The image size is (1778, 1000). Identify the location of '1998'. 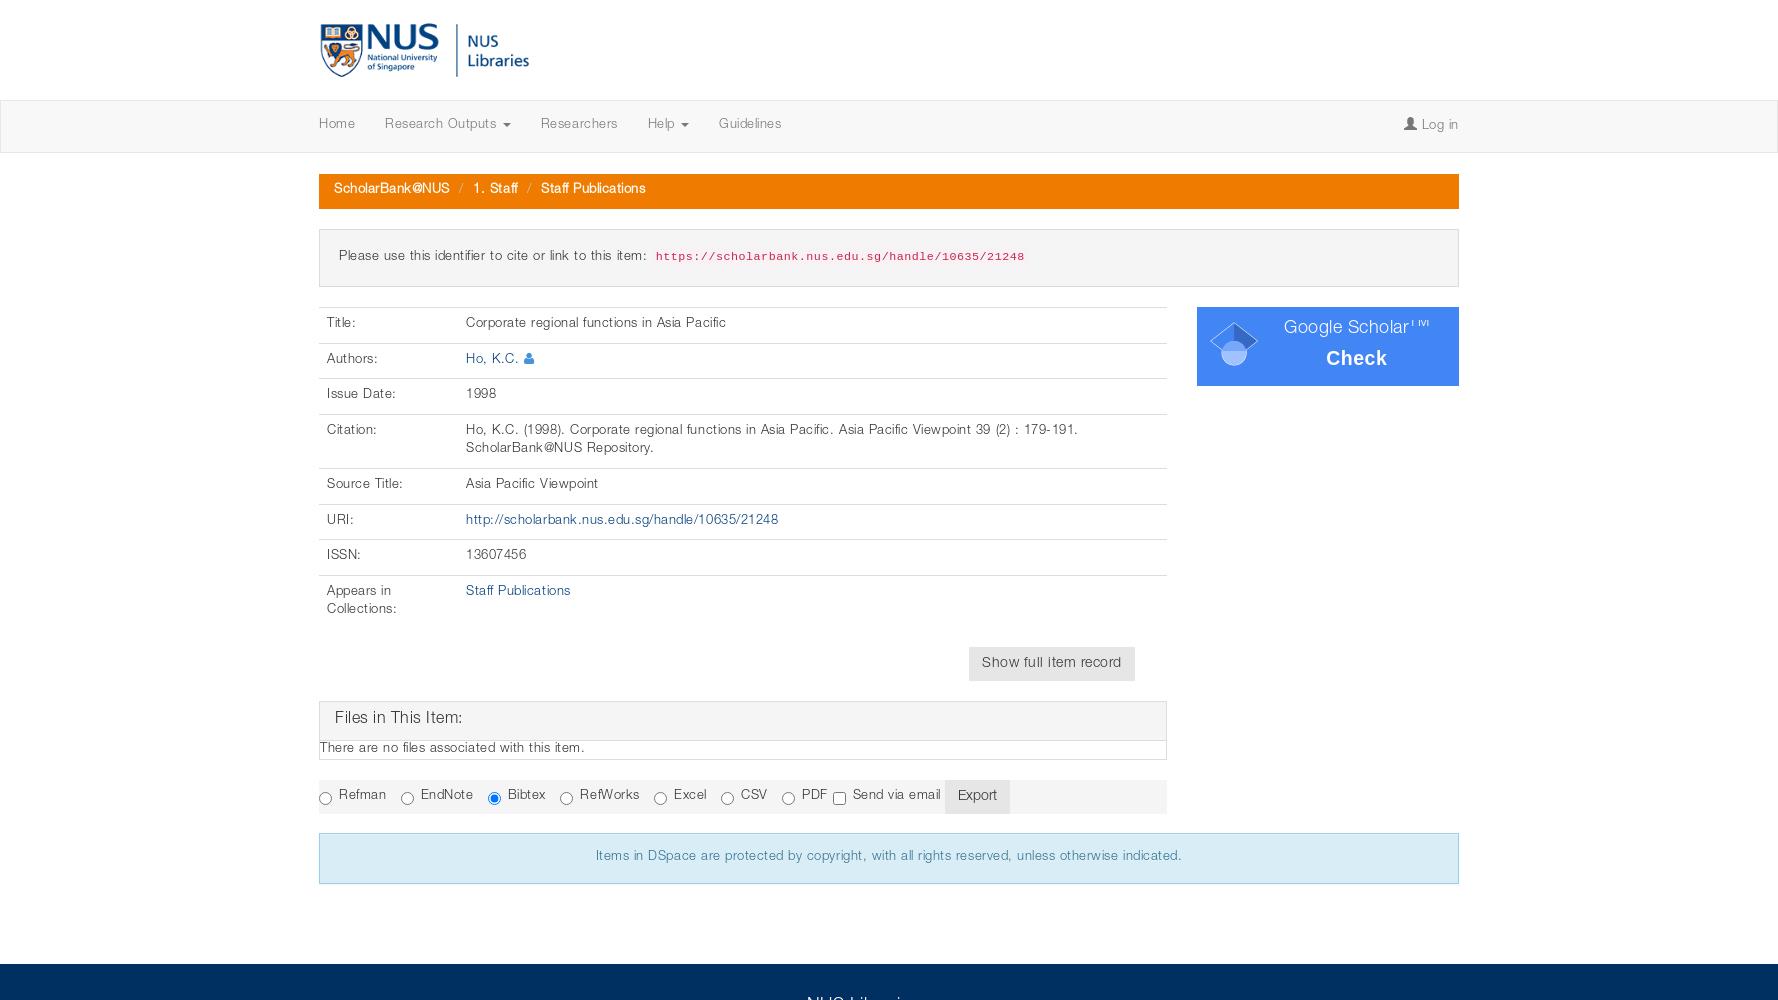
(479, 395).